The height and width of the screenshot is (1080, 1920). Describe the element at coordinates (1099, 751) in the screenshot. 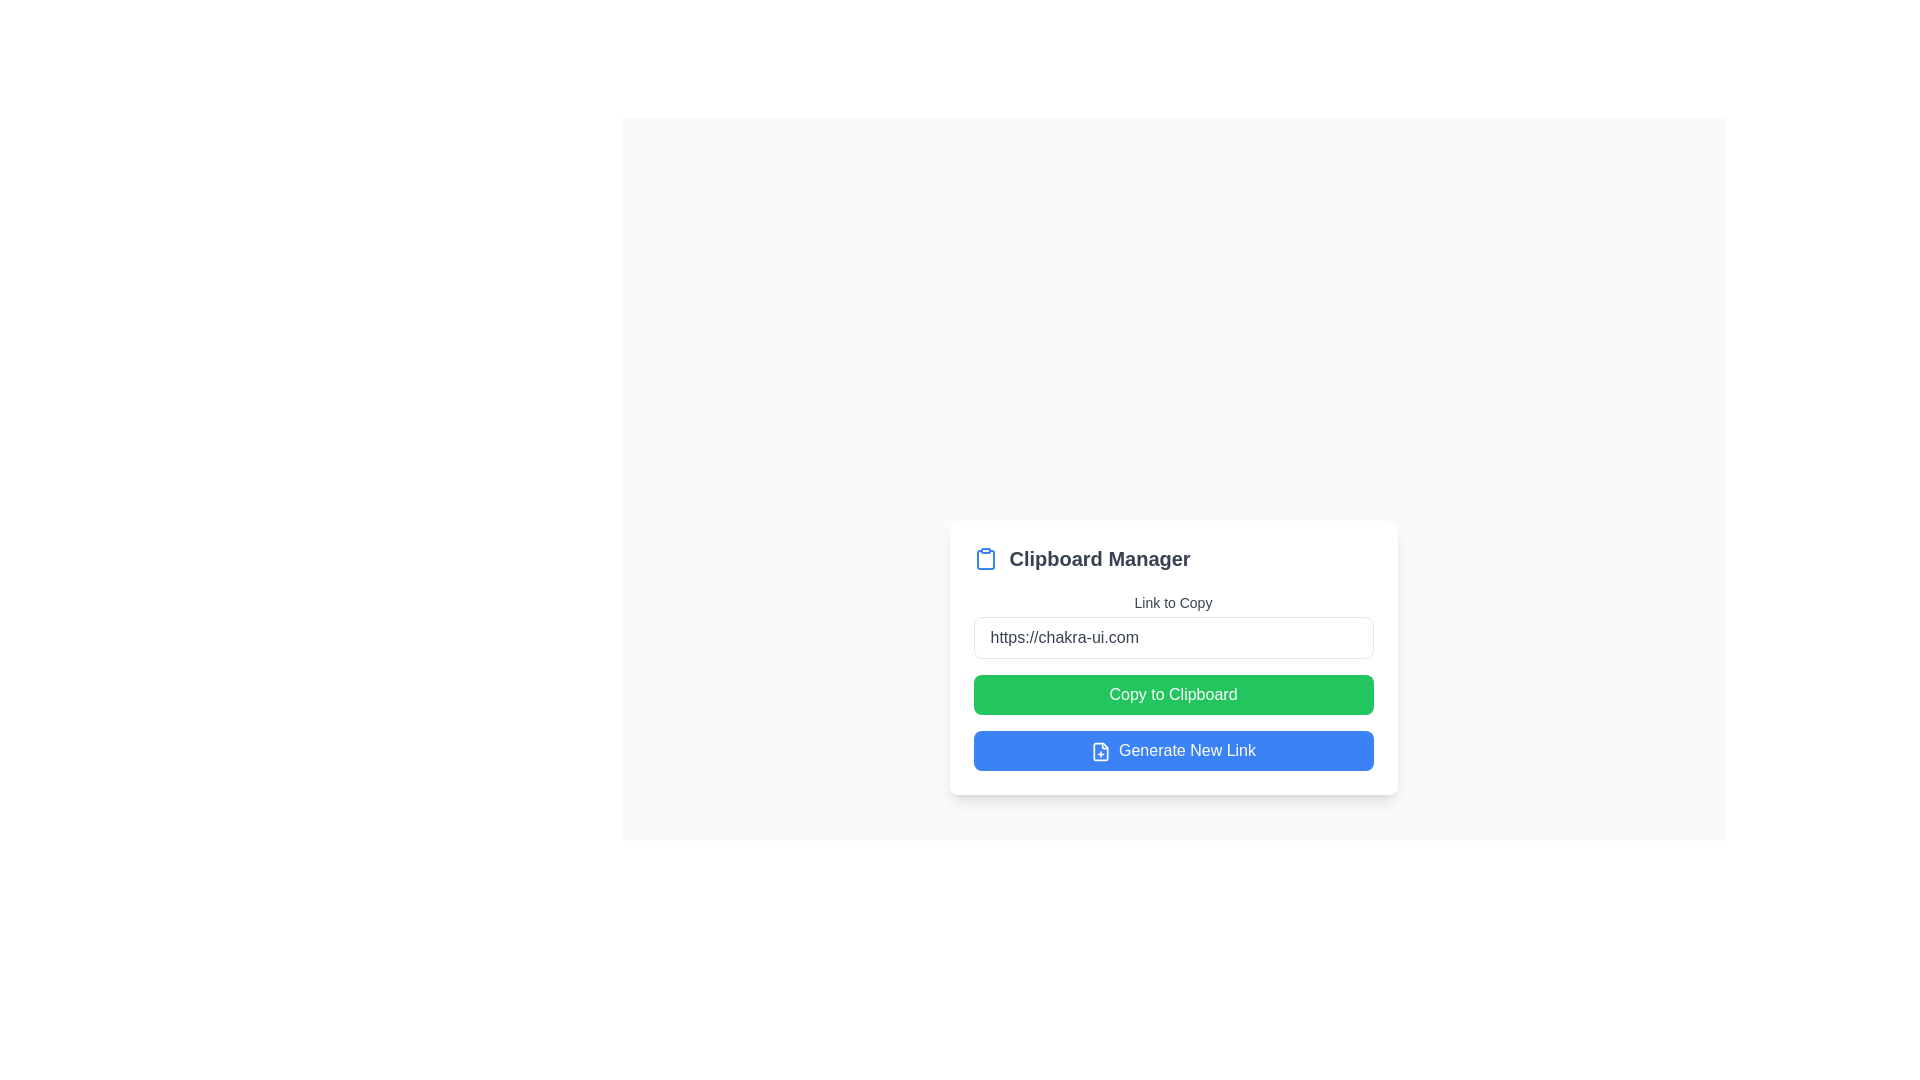

I see `the small blue file icon with a plus sign, located to the left of the text 'Generate New Link' within the blue rounded button at the bottom of the visible panel` at that location.